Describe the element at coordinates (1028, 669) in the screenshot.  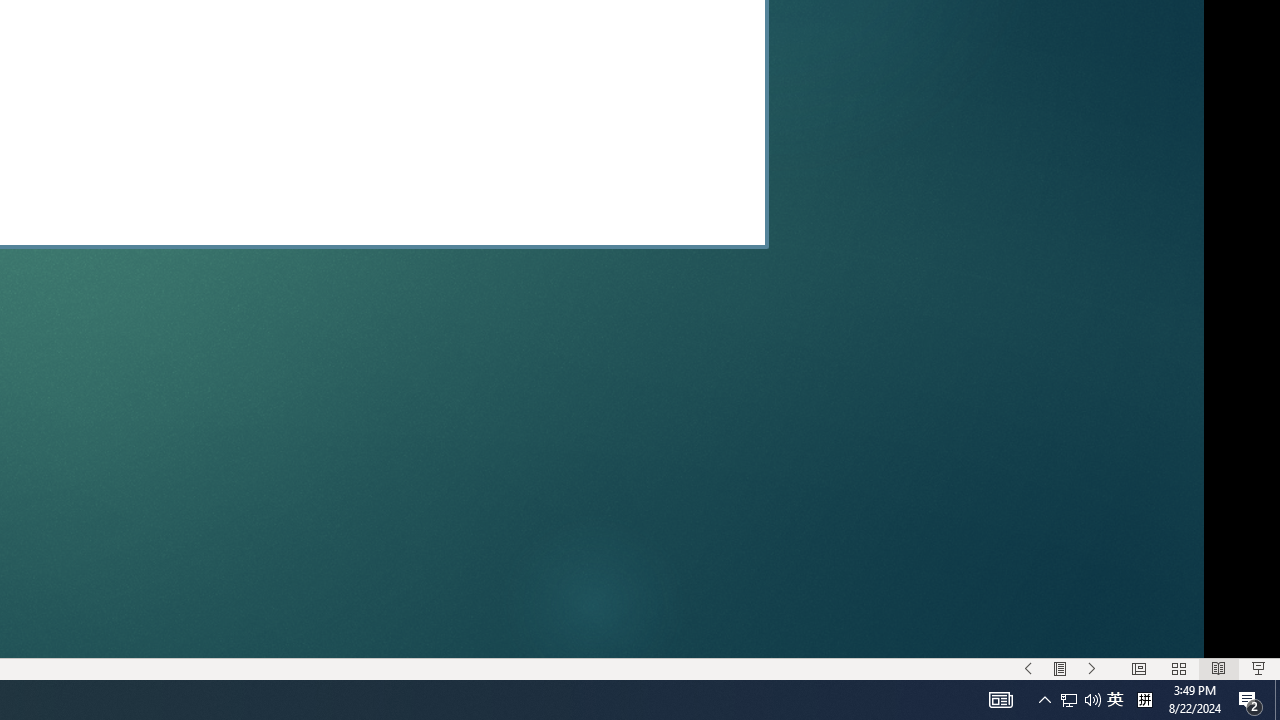
I see `'Slide Show Previous On'` at that location.